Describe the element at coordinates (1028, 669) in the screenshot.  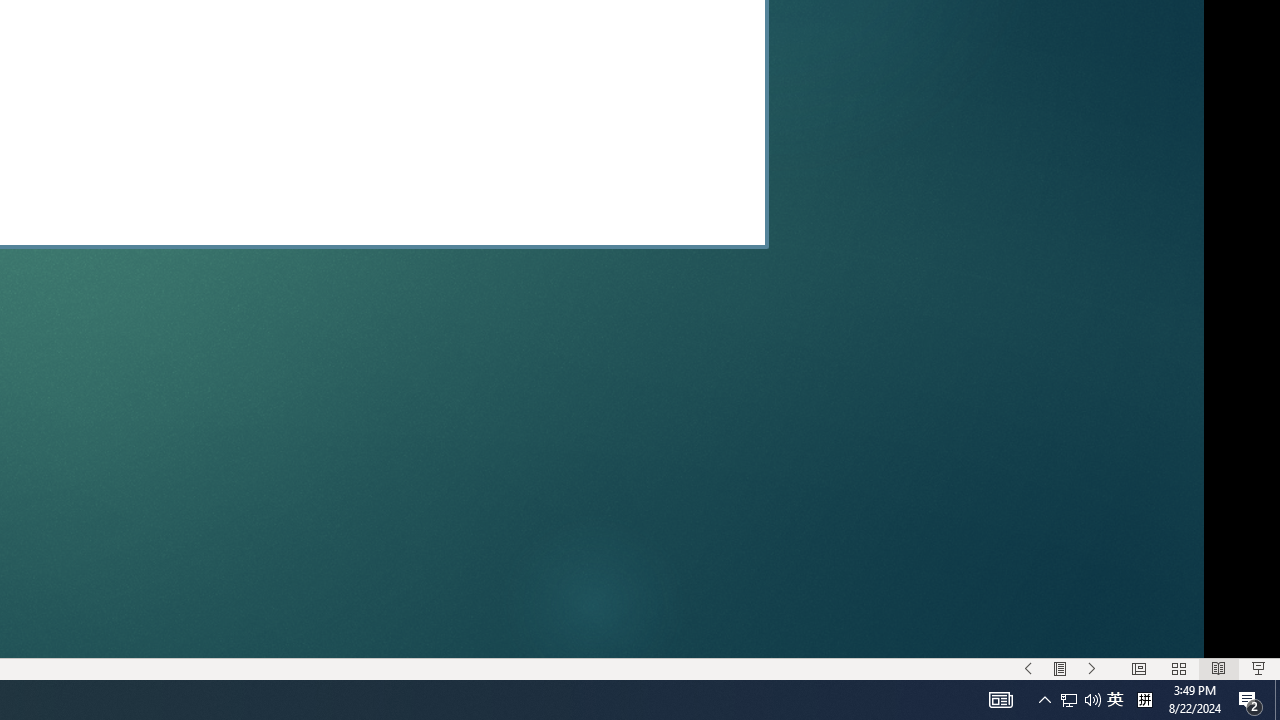
I see `'Slide Show Previous On'` at that location.